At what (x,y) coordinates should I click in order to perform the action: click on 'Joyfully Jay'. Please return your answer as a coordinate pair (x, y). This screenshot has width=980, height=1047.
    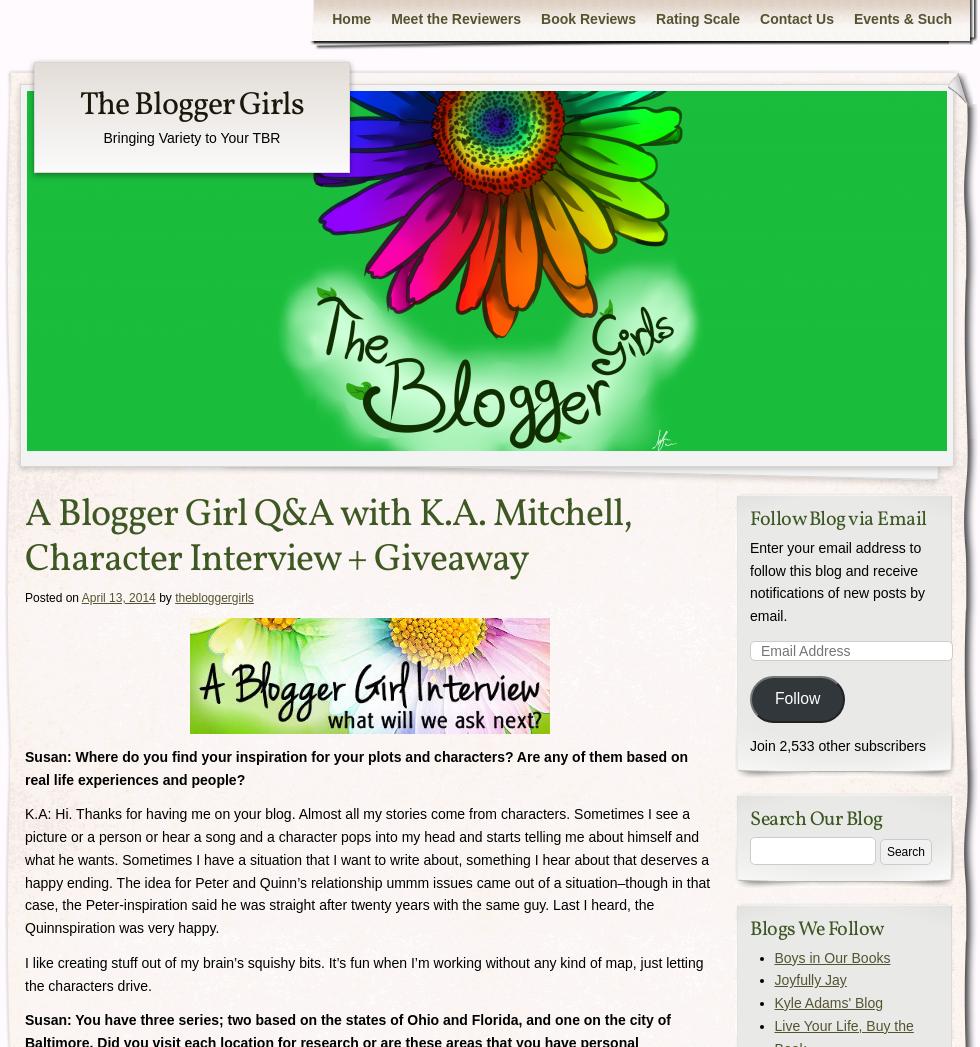
    Looking at the image, I should click on (809, 978).